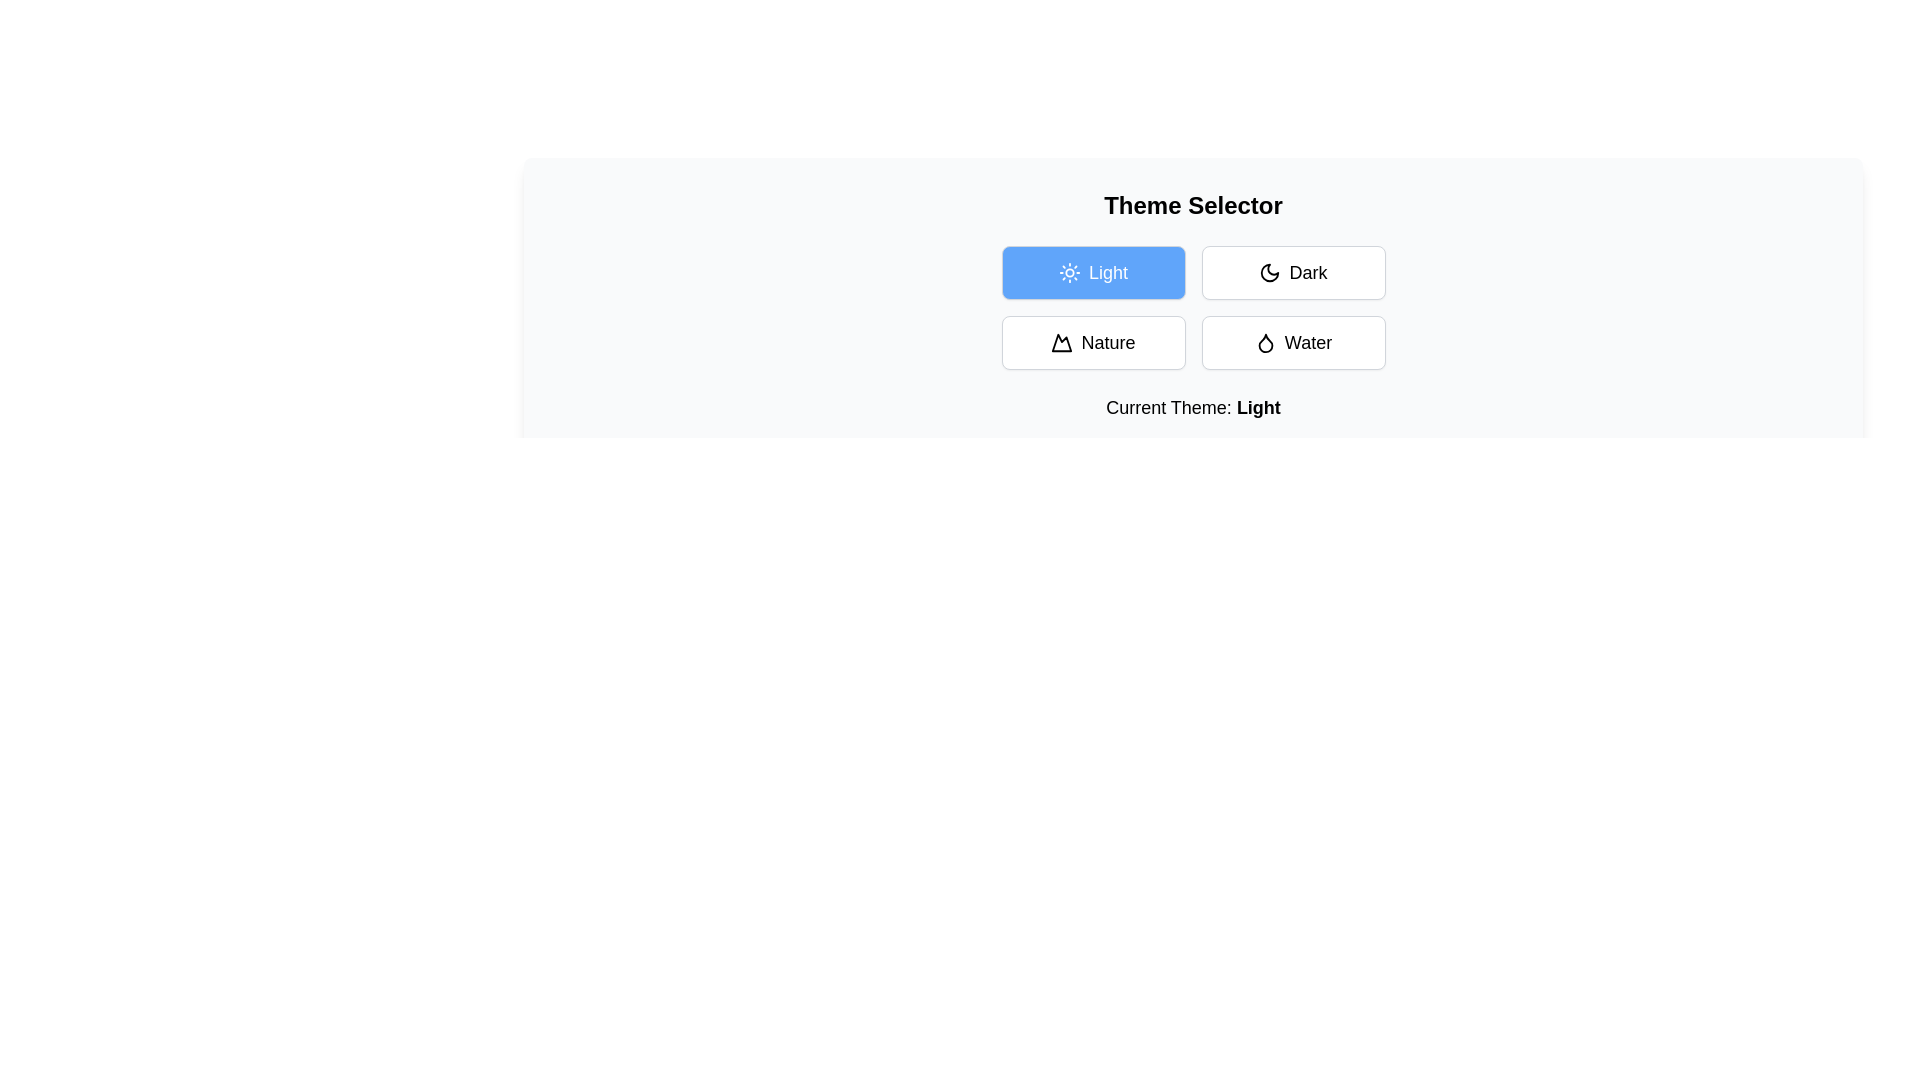 The width and height of the screenshot is (1920, 1080). What do you see at coordinates (1193, 308) in the screenshot?
I see `the 'Light' button in the Theme Selector grid layout` at bounding box center [1193, 308].